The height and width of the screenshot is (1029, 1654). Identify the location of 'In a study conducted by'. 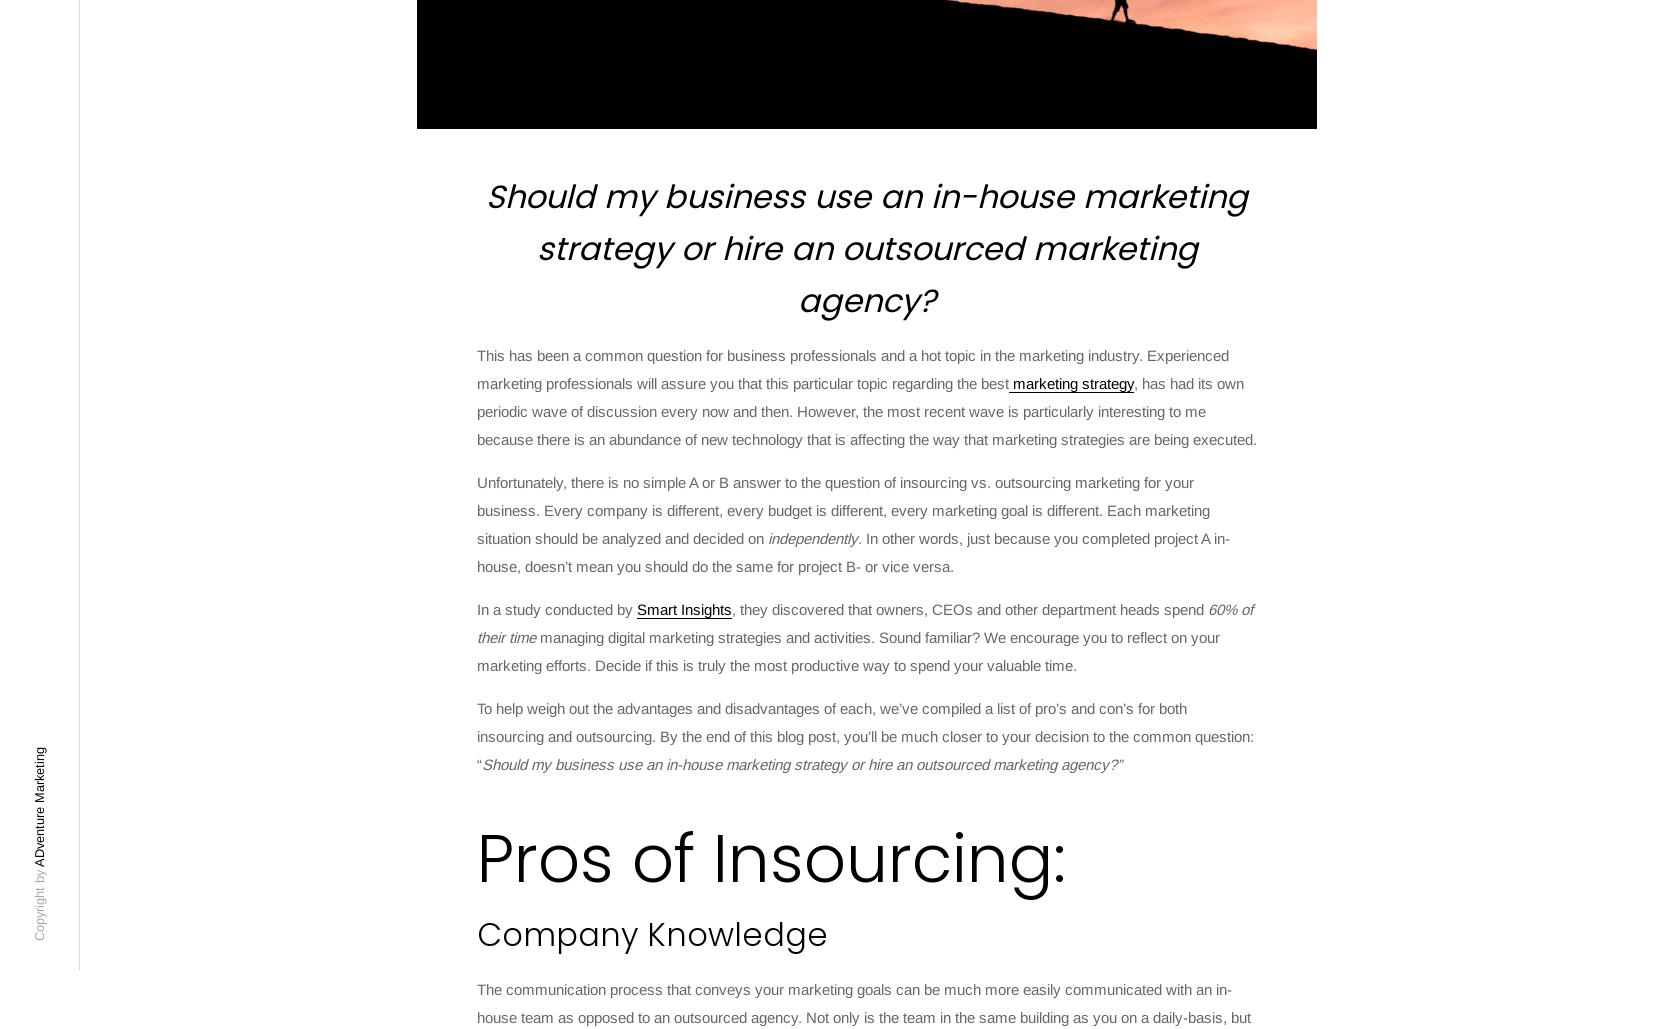
(557, 609).